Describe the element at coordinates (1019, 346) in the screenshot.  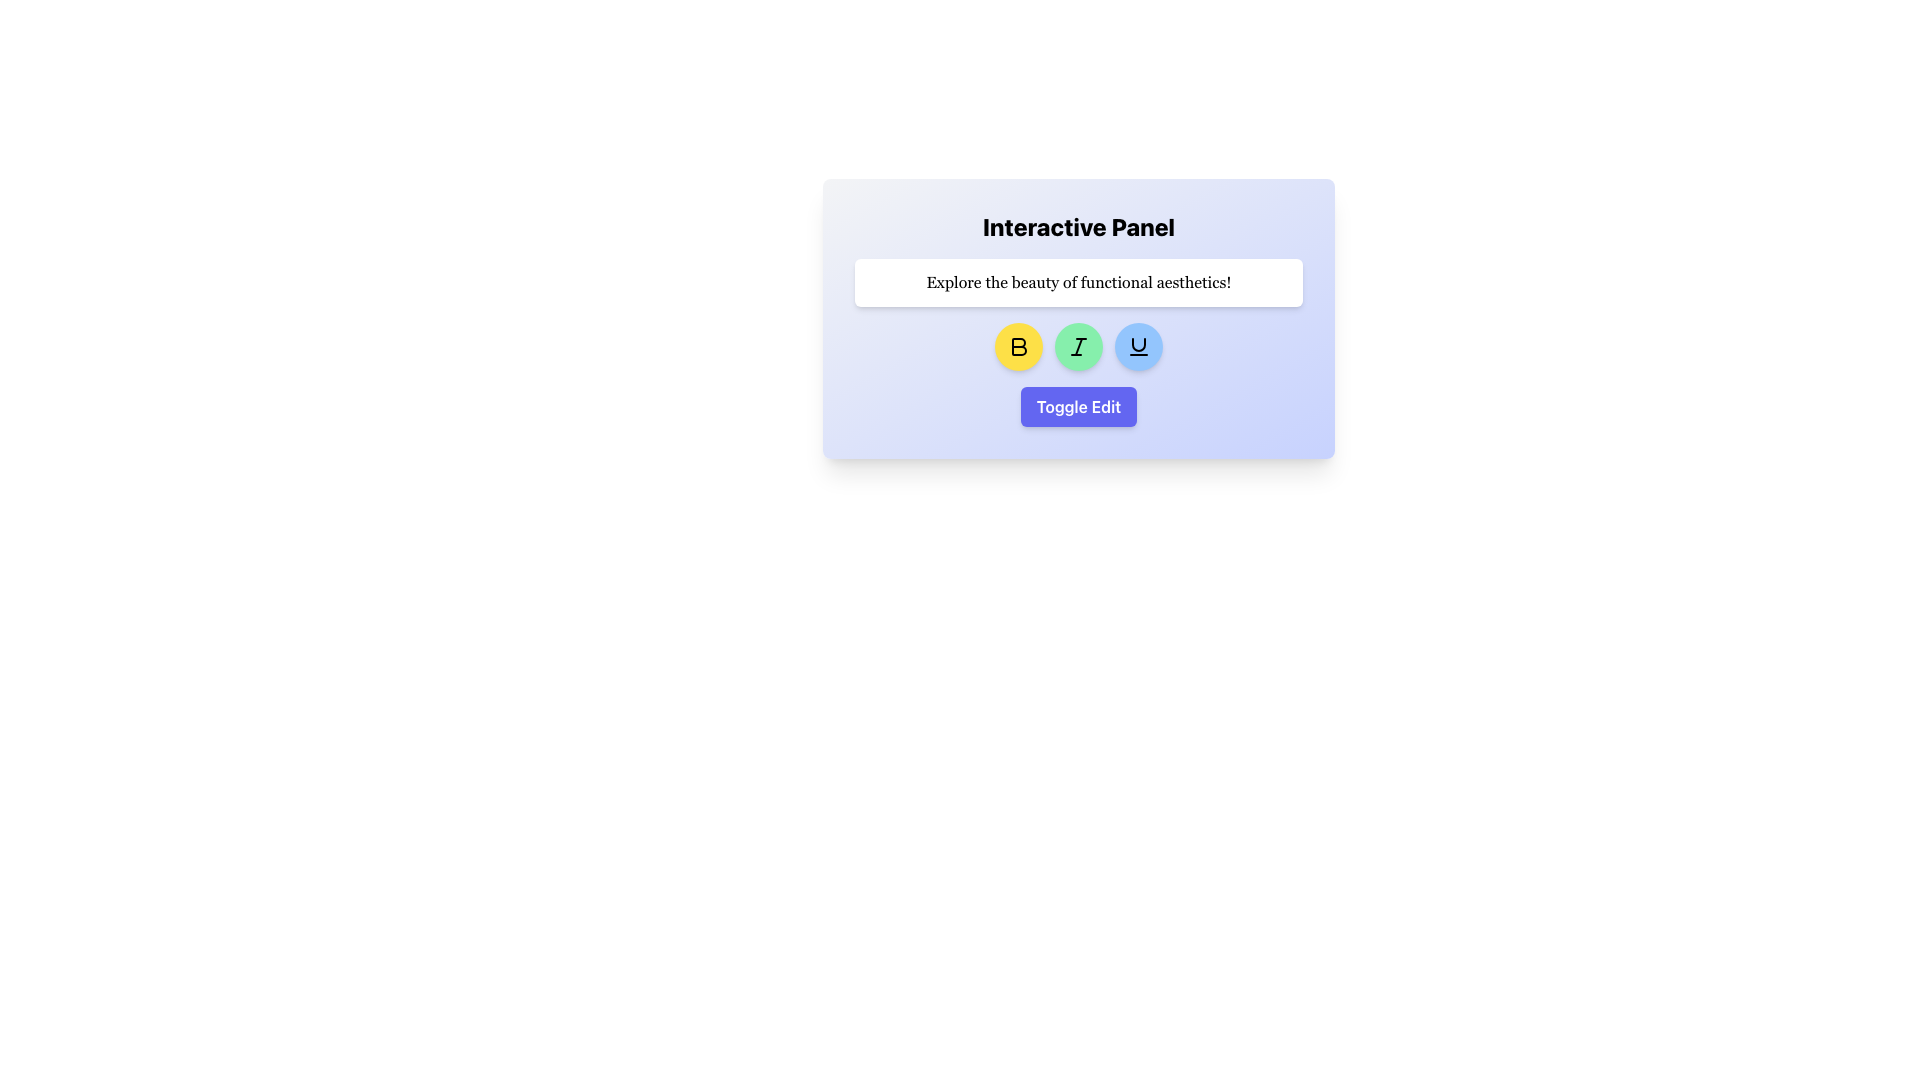
I see `the bold formatting button located below the text input box labeled 'Explore the beauty of functional aesthetics!' to apply bold formatting to the selected text` at that location.